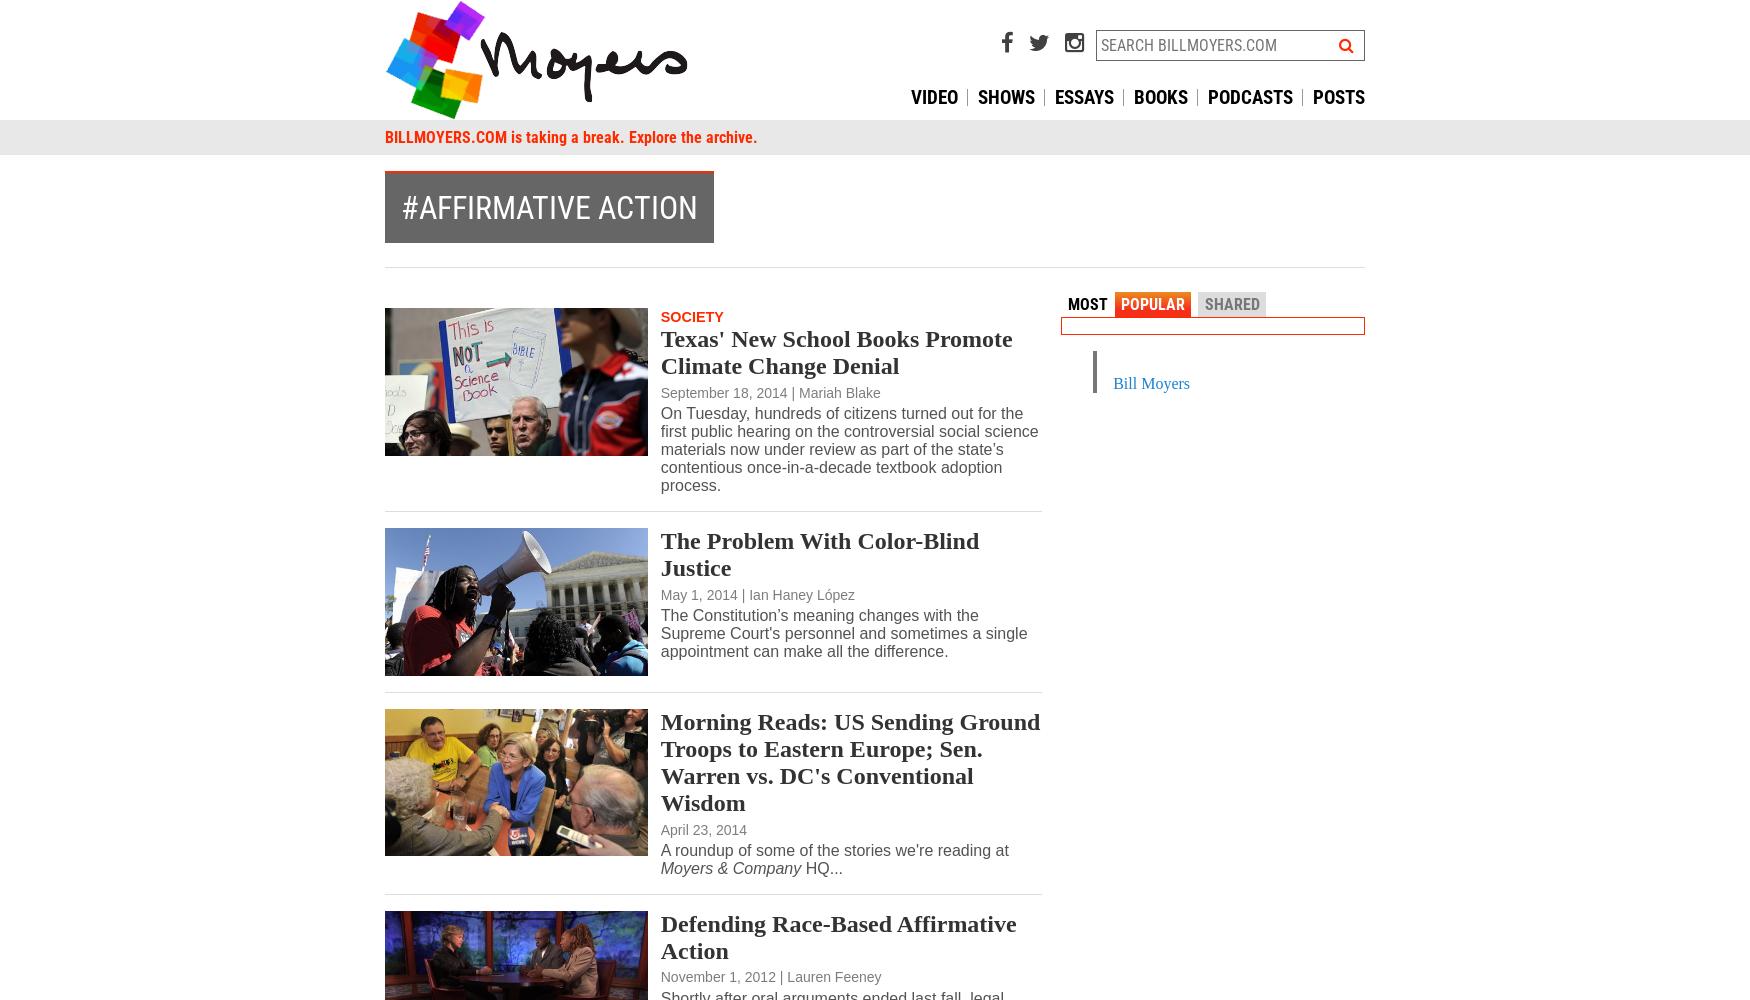  What do you see at coordinates (835, 392) in the screenshot?
I see `'| Mariah Blake'` at bounding box center [835, 392].